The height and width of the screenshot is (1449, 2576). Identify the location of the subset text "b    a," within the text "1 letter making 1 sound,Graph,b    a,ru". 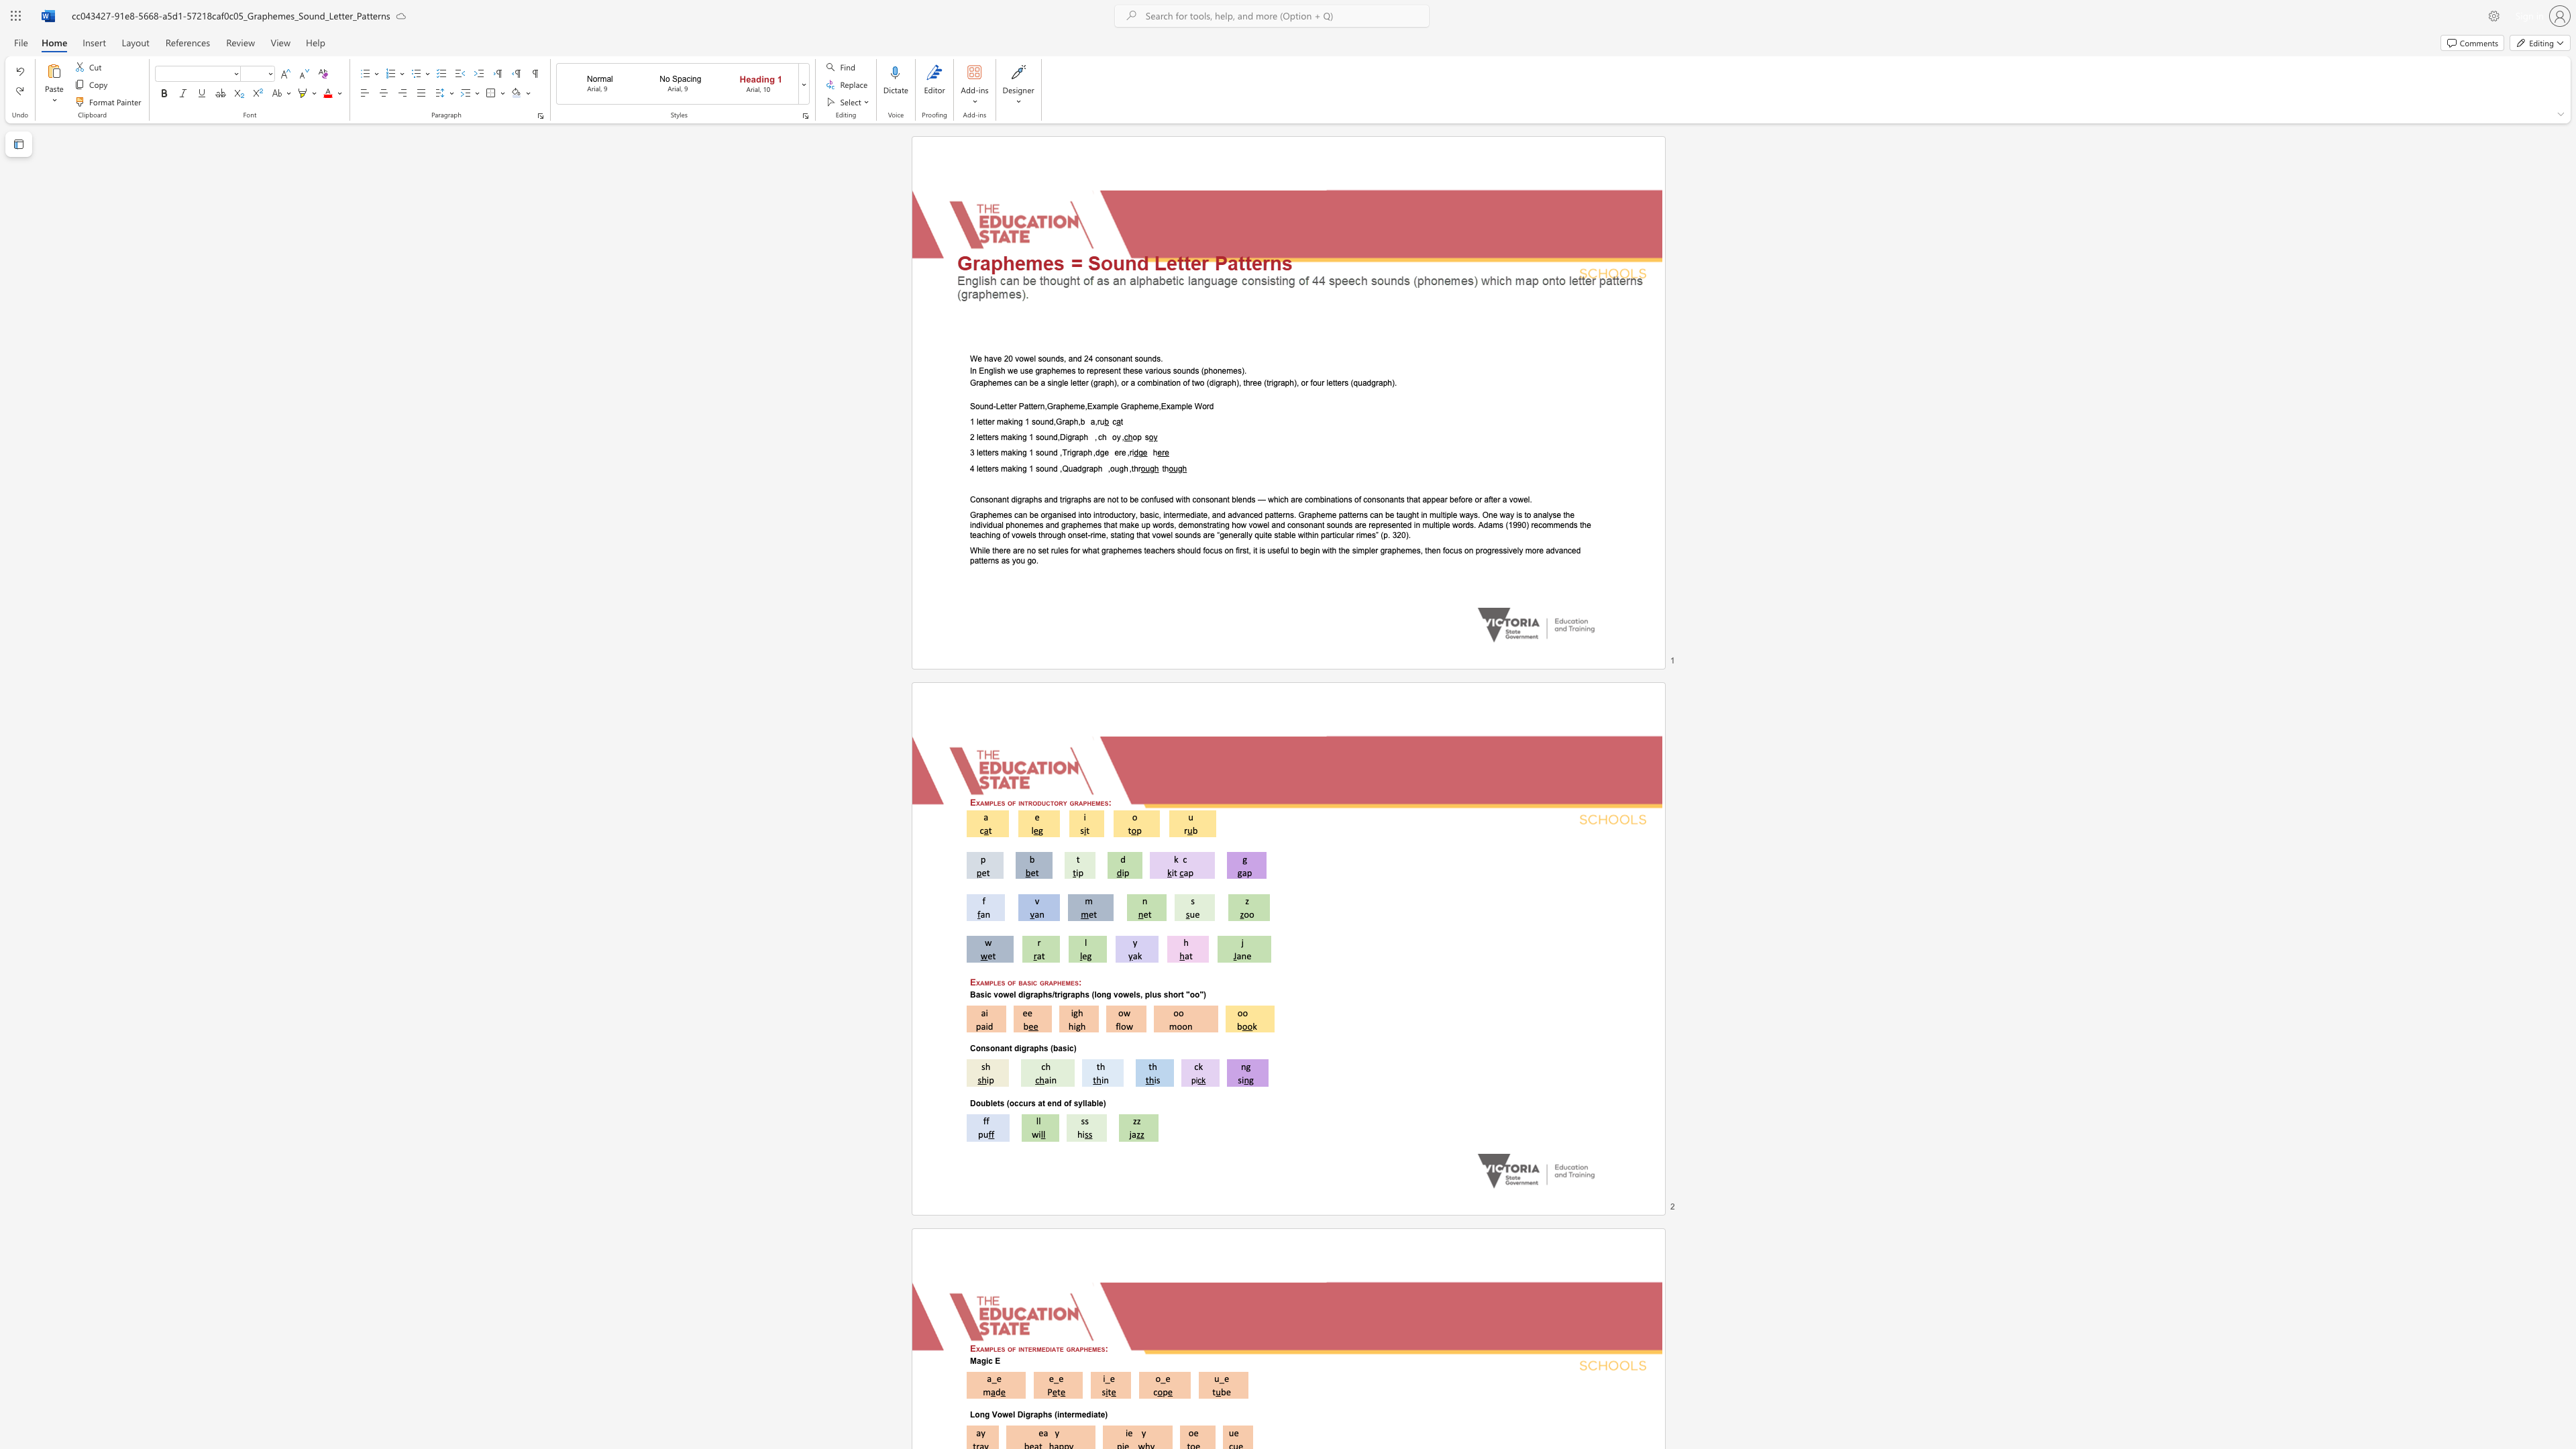
(1080, 421).